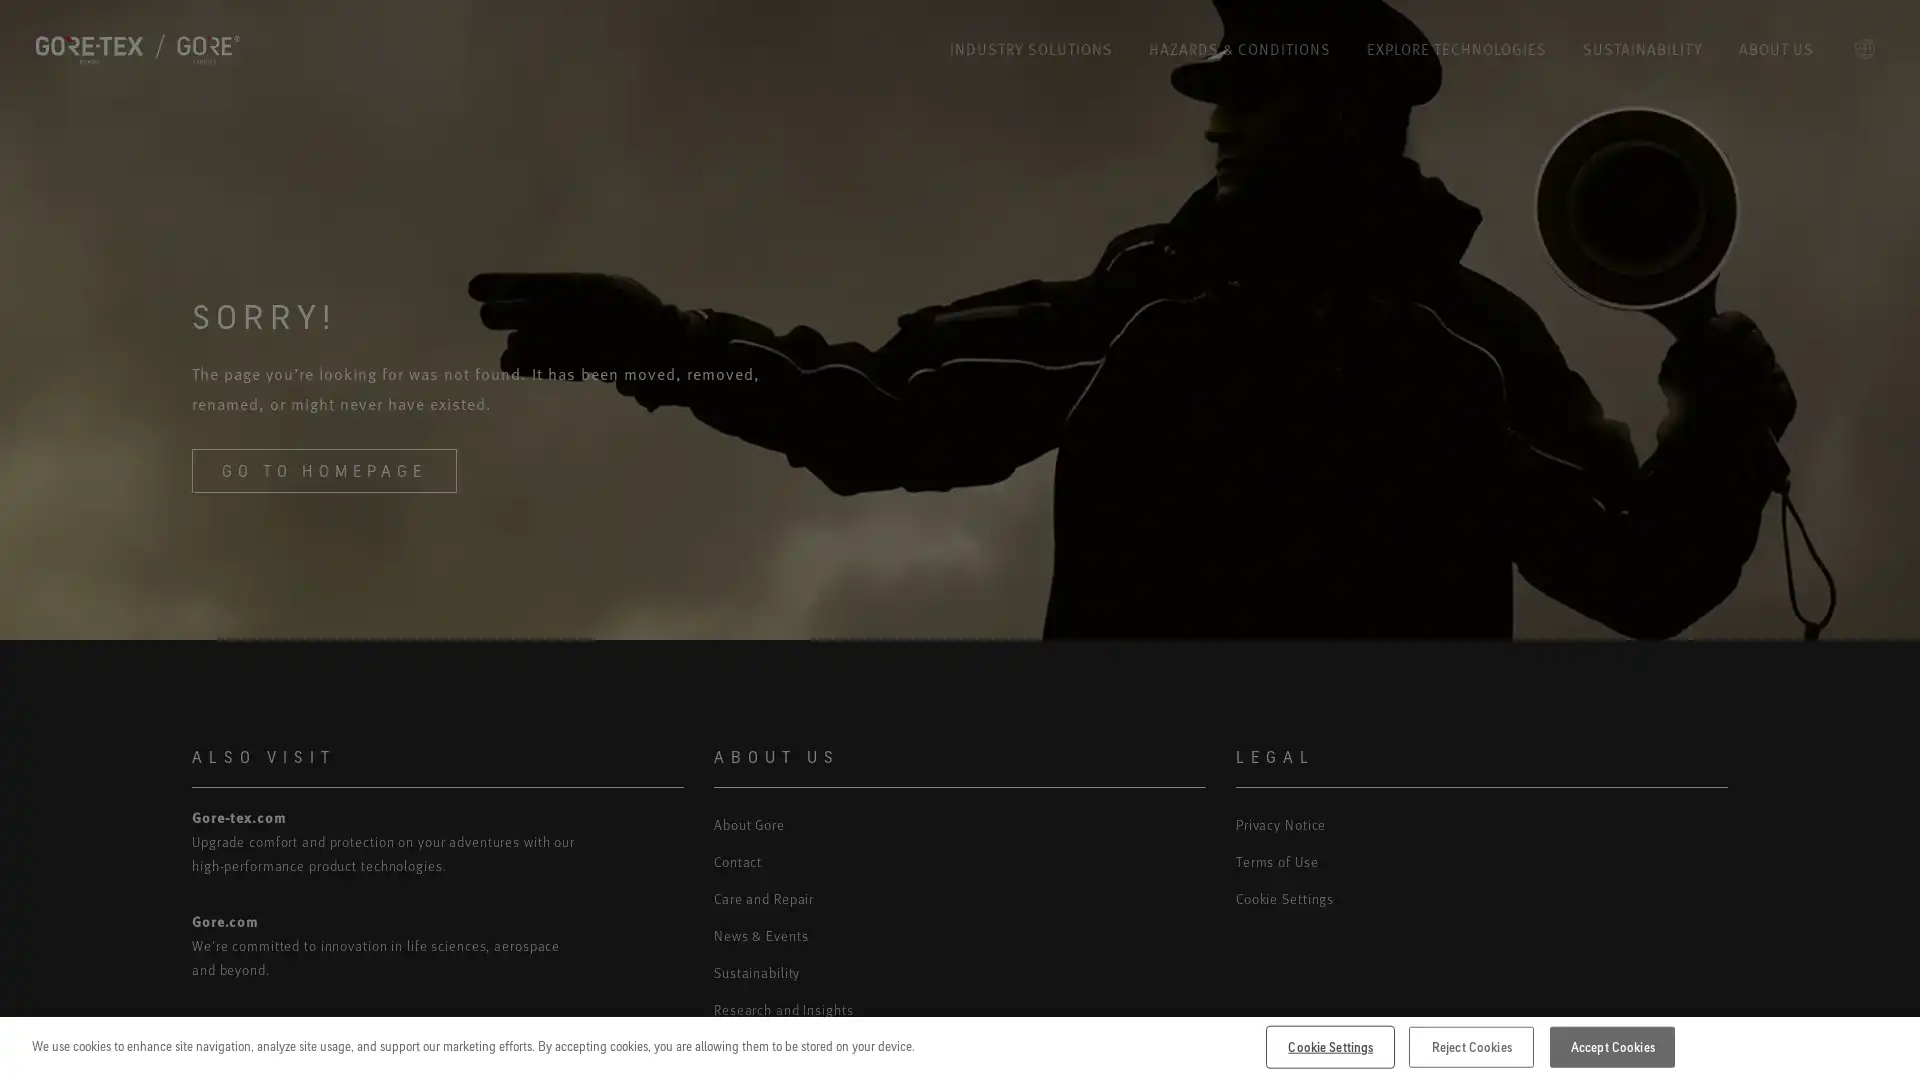 This screenshot has width=1920, height=1080. I want to click on Accept Cookies, so click(1612, 1045).